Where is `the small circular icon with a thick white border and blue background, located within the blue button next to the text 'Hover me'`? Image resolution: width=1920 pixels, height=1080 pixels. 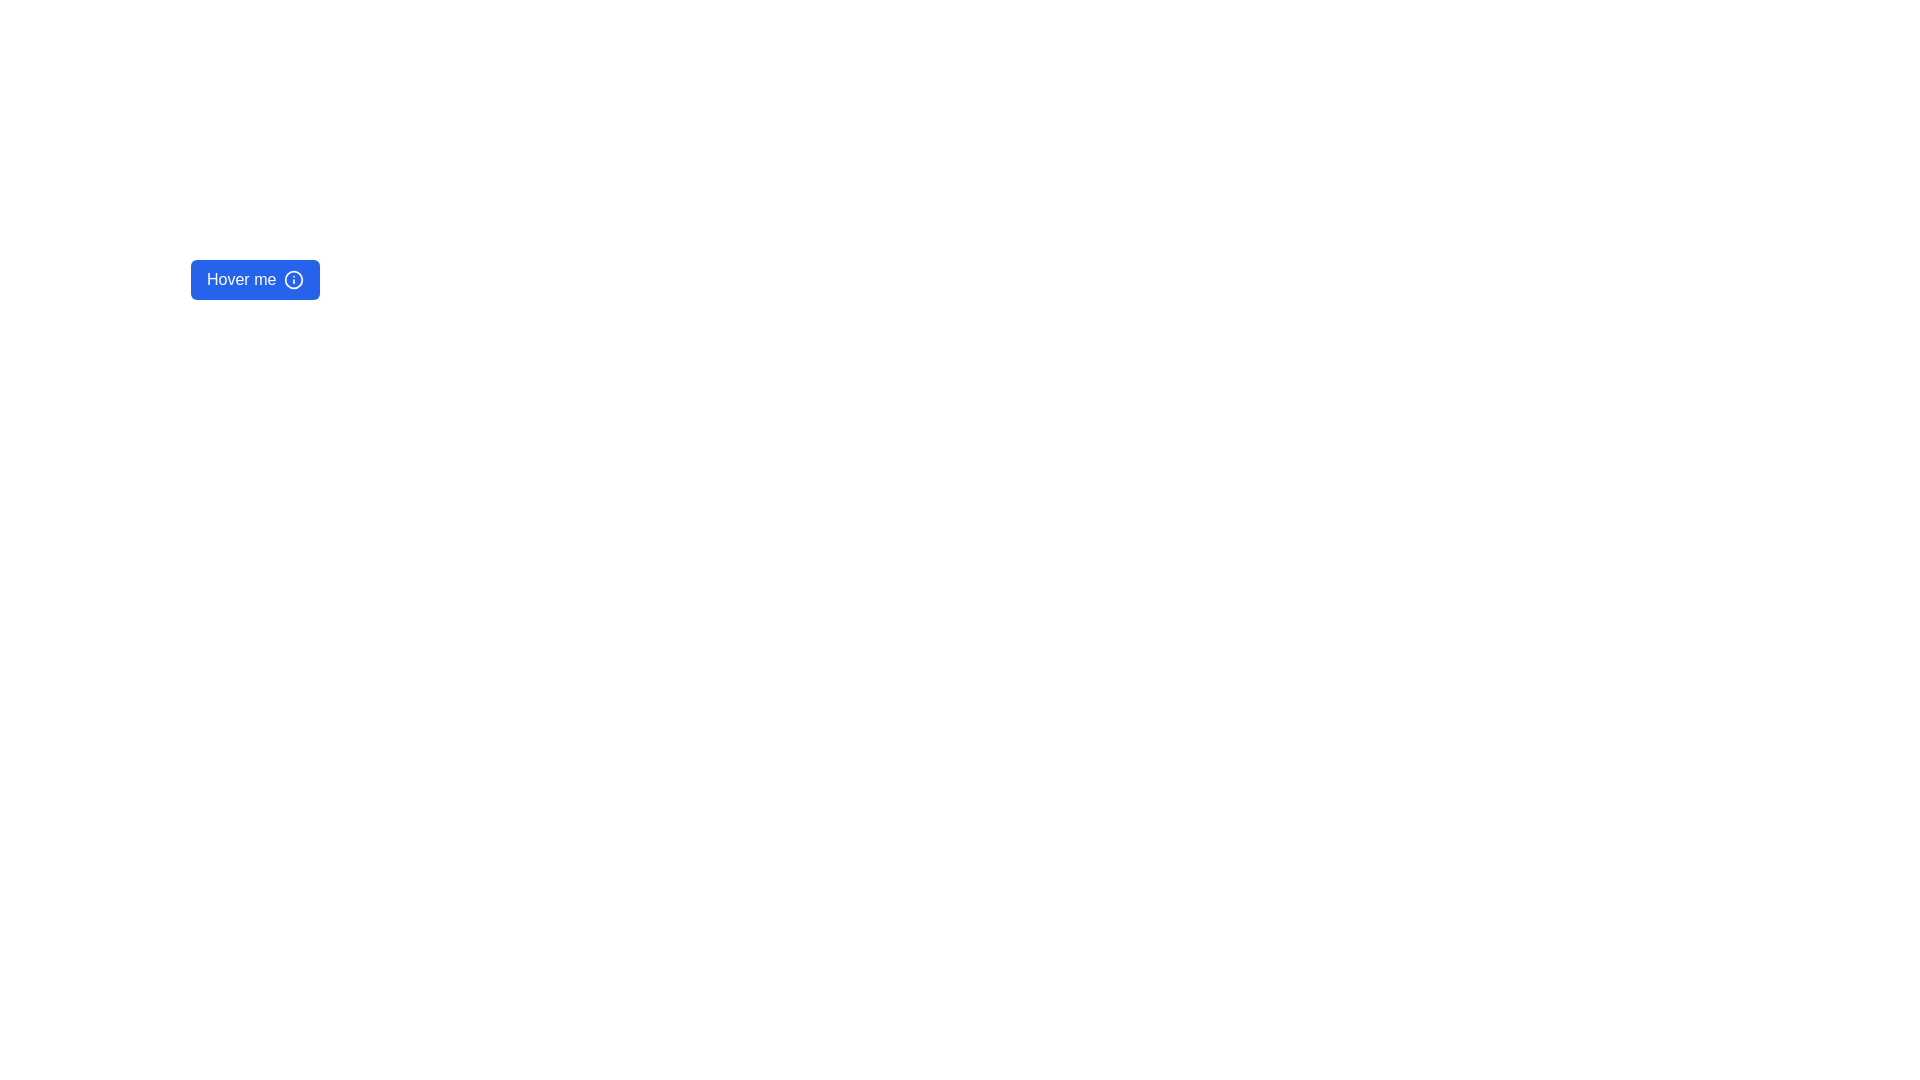 the small circular icon with a thick white border and blue background, located within the blue button next to the text 'Hover me' is located at coordinates (293, 280).